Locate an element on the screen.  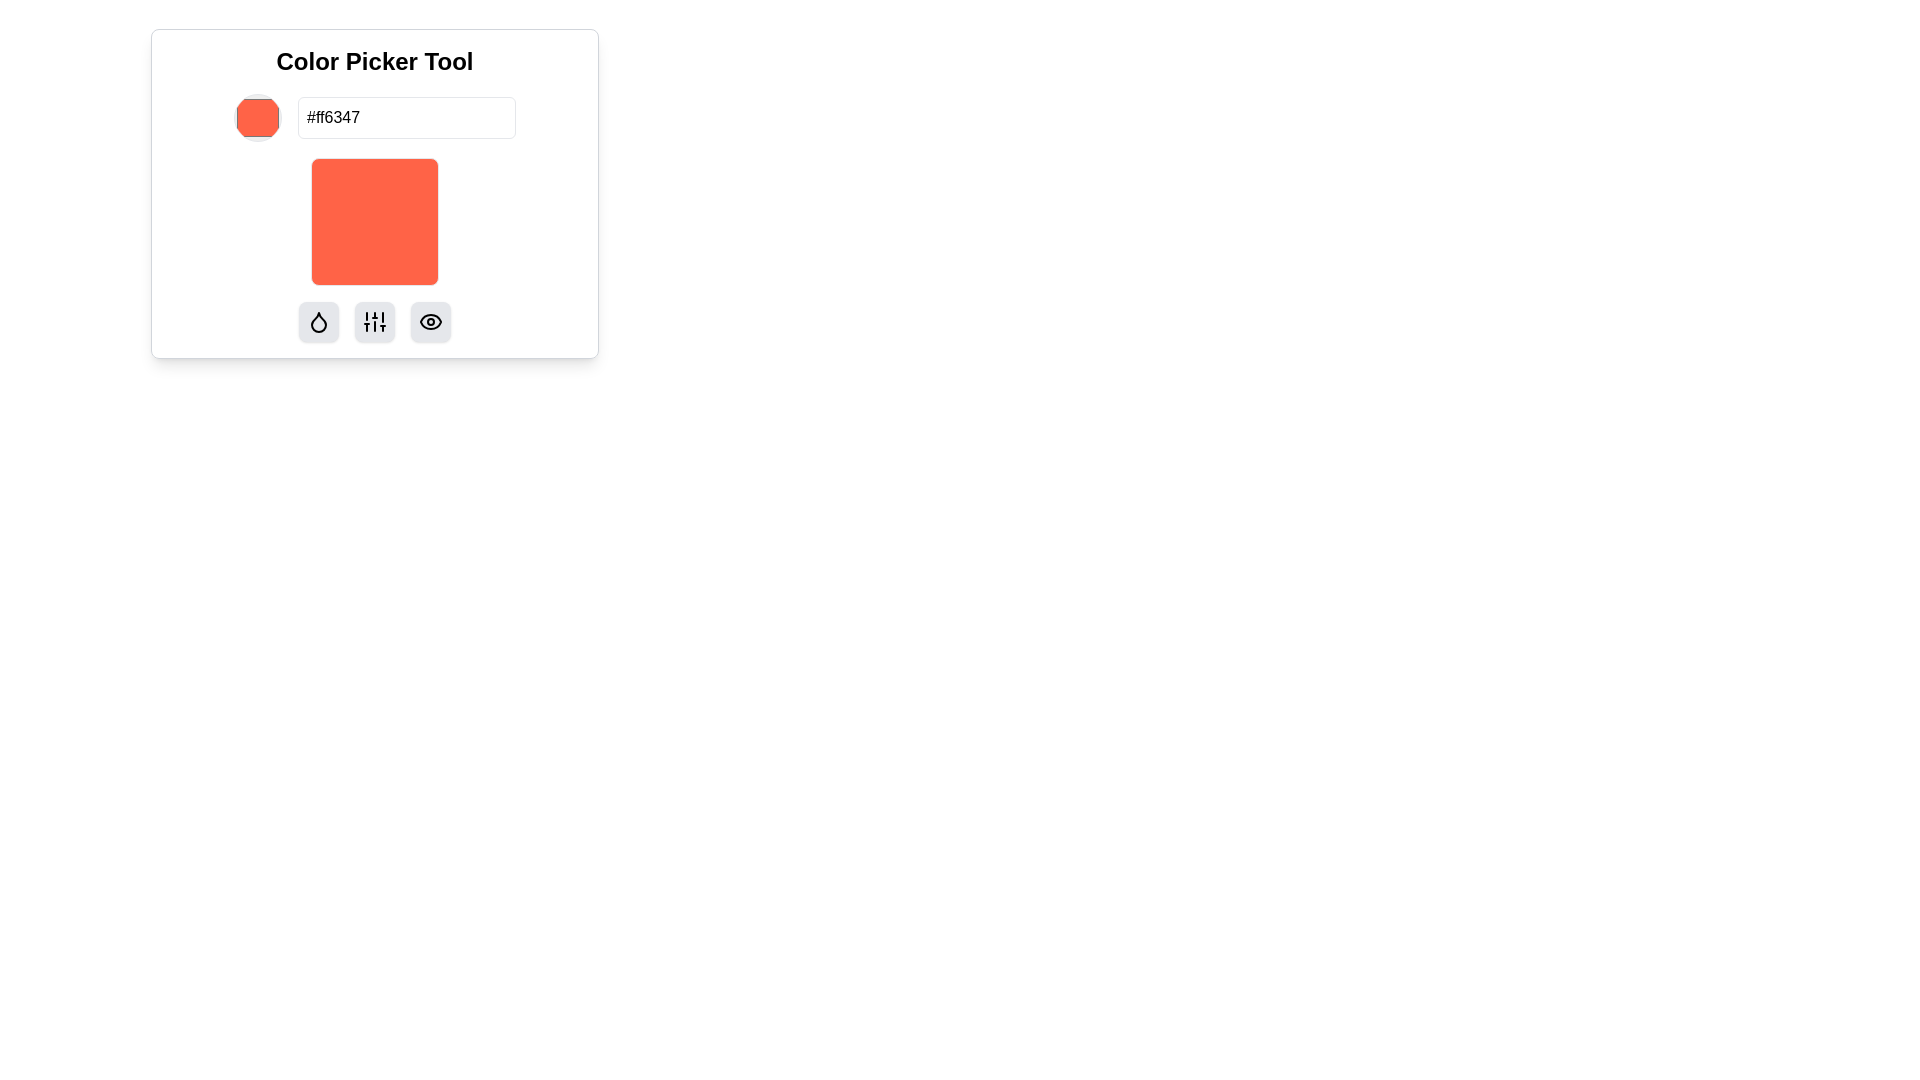
the bottom-right section of the eye icon, which is a graphical shape resembling an arc that forms the outline of the eye is located at coordinates (430, 320).